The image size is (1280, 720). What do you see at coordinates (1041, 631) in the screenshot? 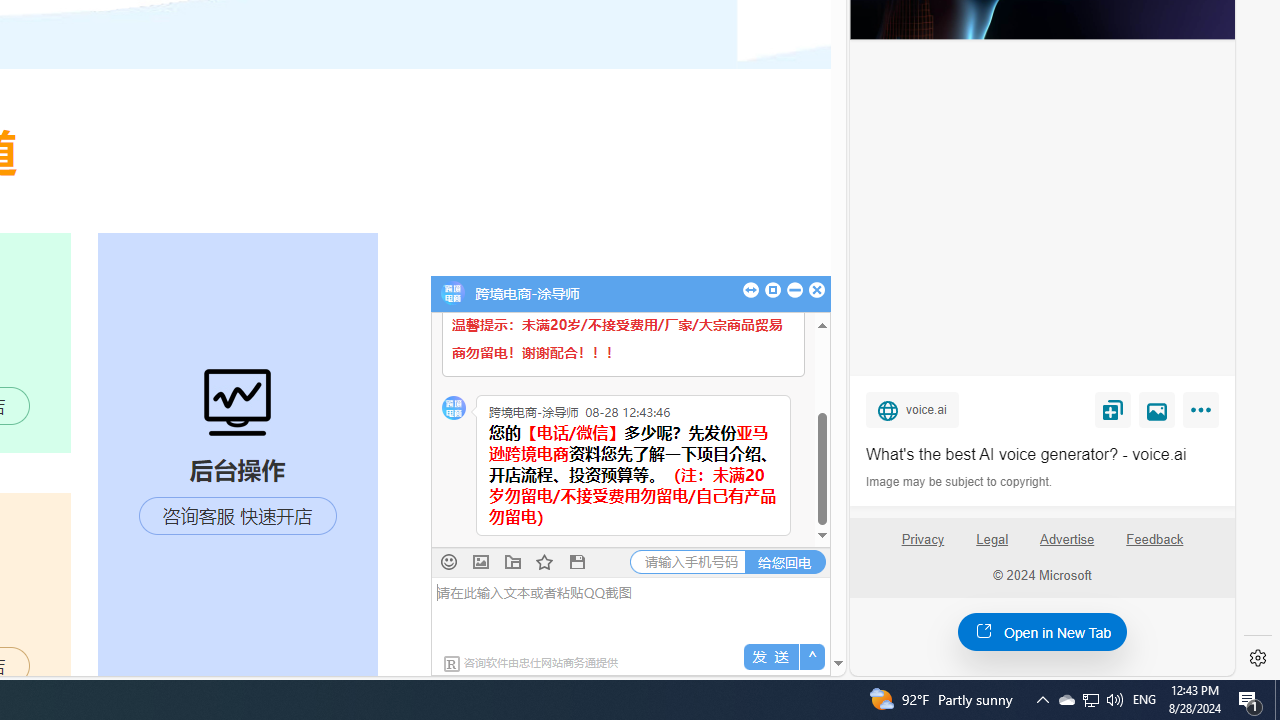
I see `'Open in New Tab'` at bounding box center [1041, 631].